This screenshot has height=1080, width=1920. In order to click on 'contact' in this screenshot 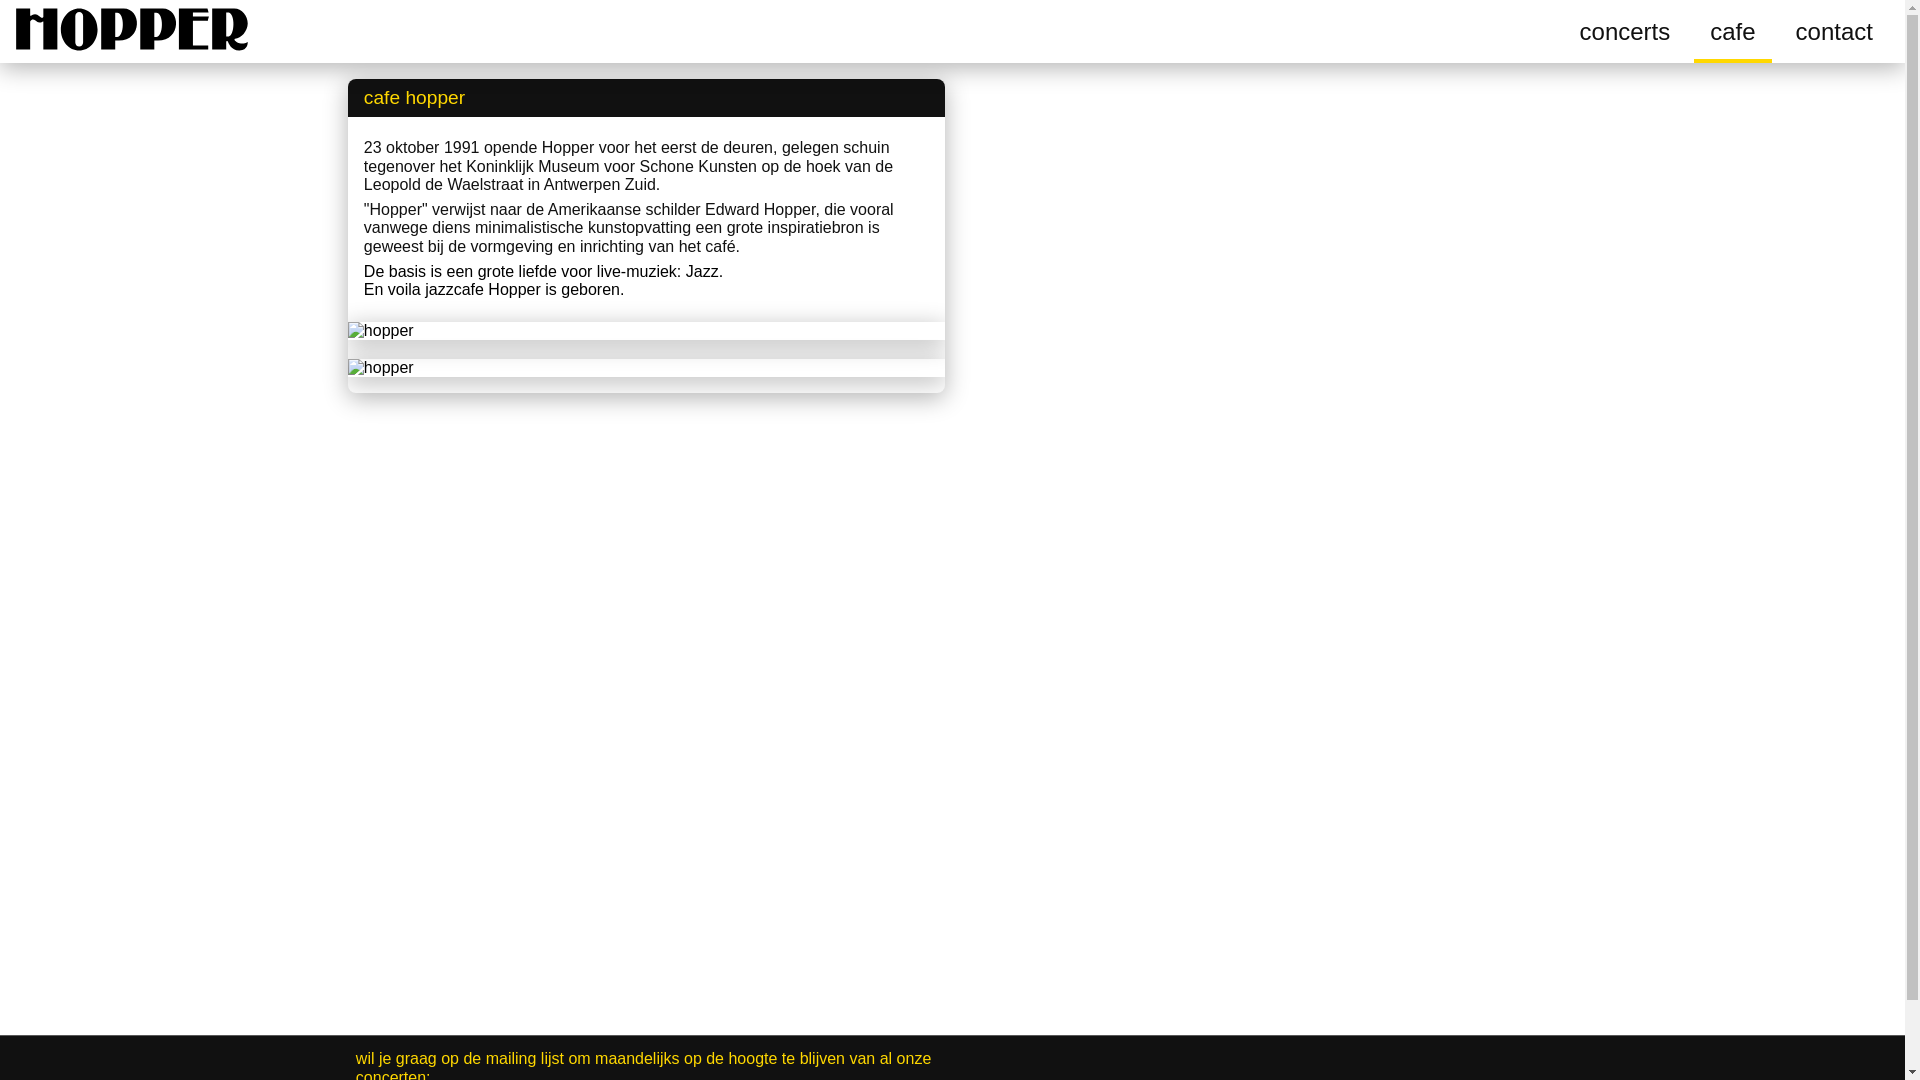, I will do `click(1834, 31)`.